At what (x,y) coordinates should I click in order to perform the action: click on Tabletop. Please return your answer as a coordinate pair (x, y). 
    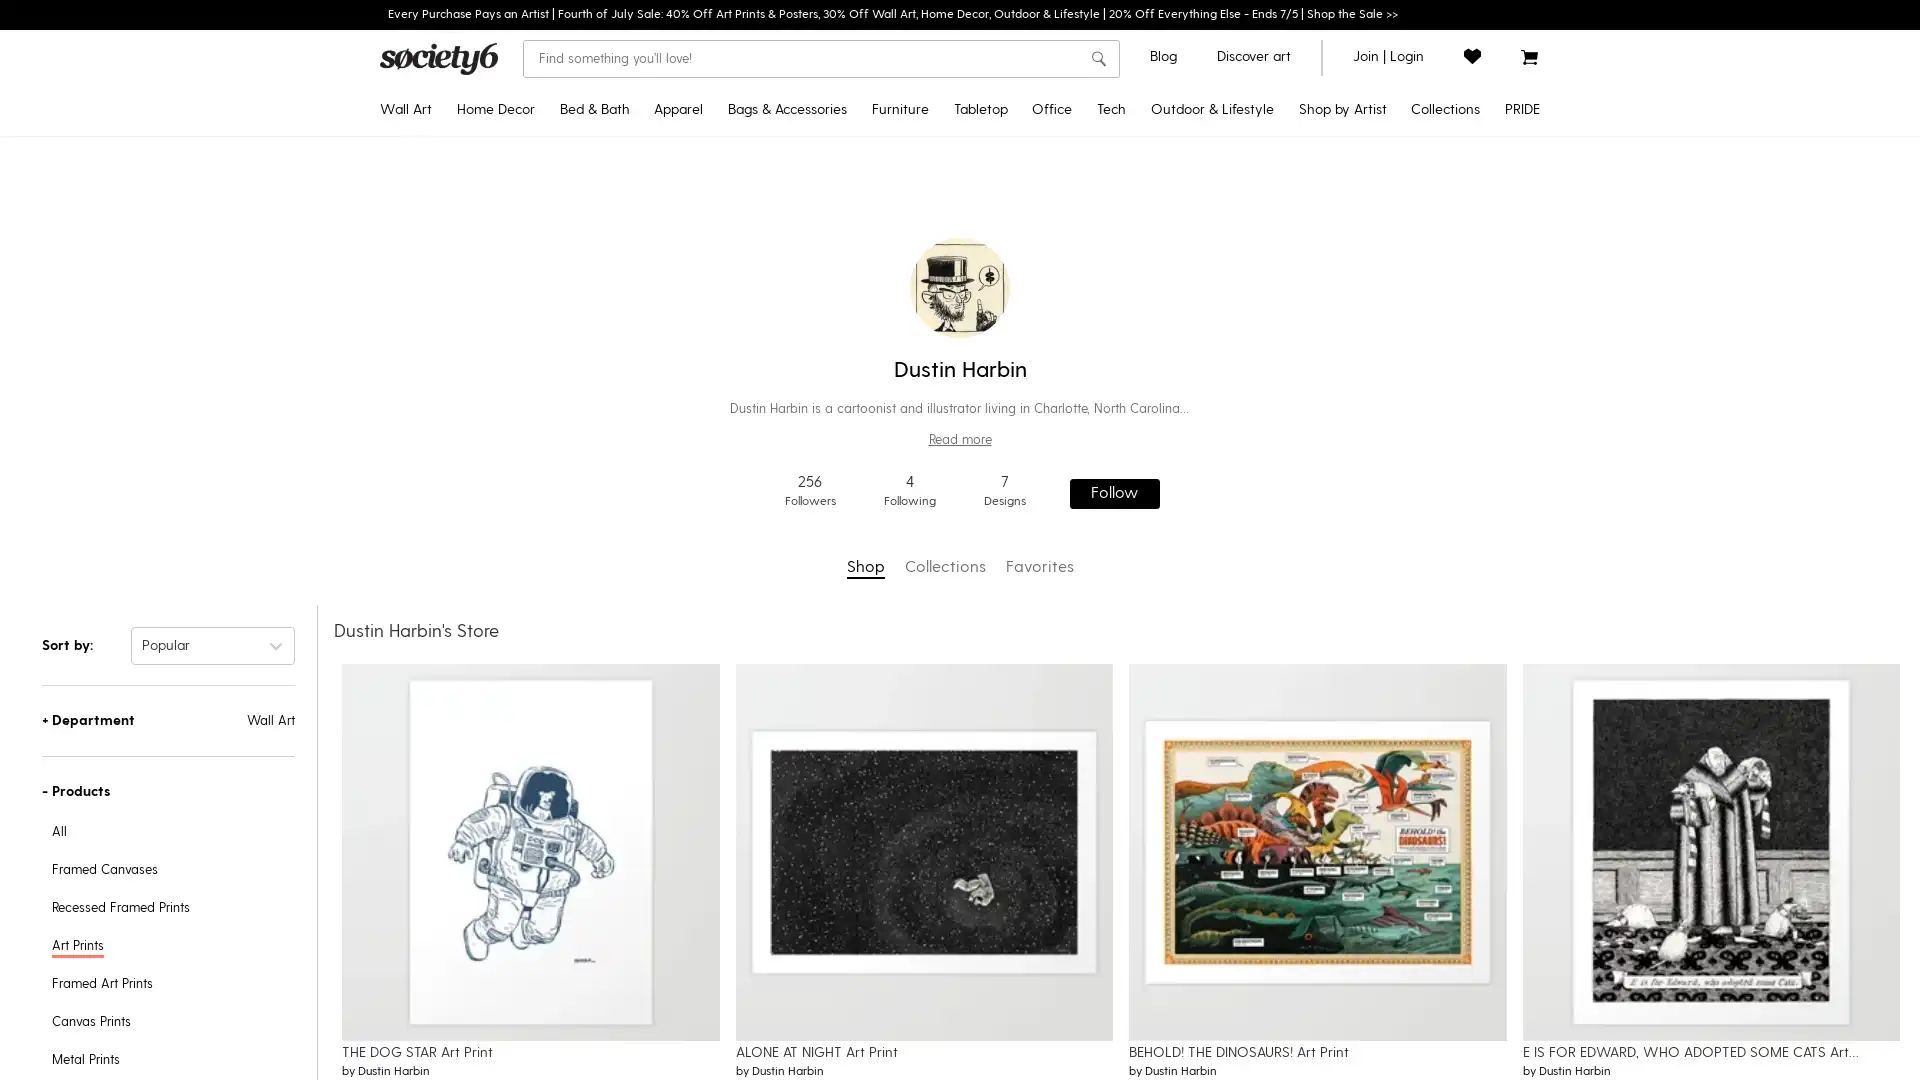
    Looking at the image, I should click on (979, 110).